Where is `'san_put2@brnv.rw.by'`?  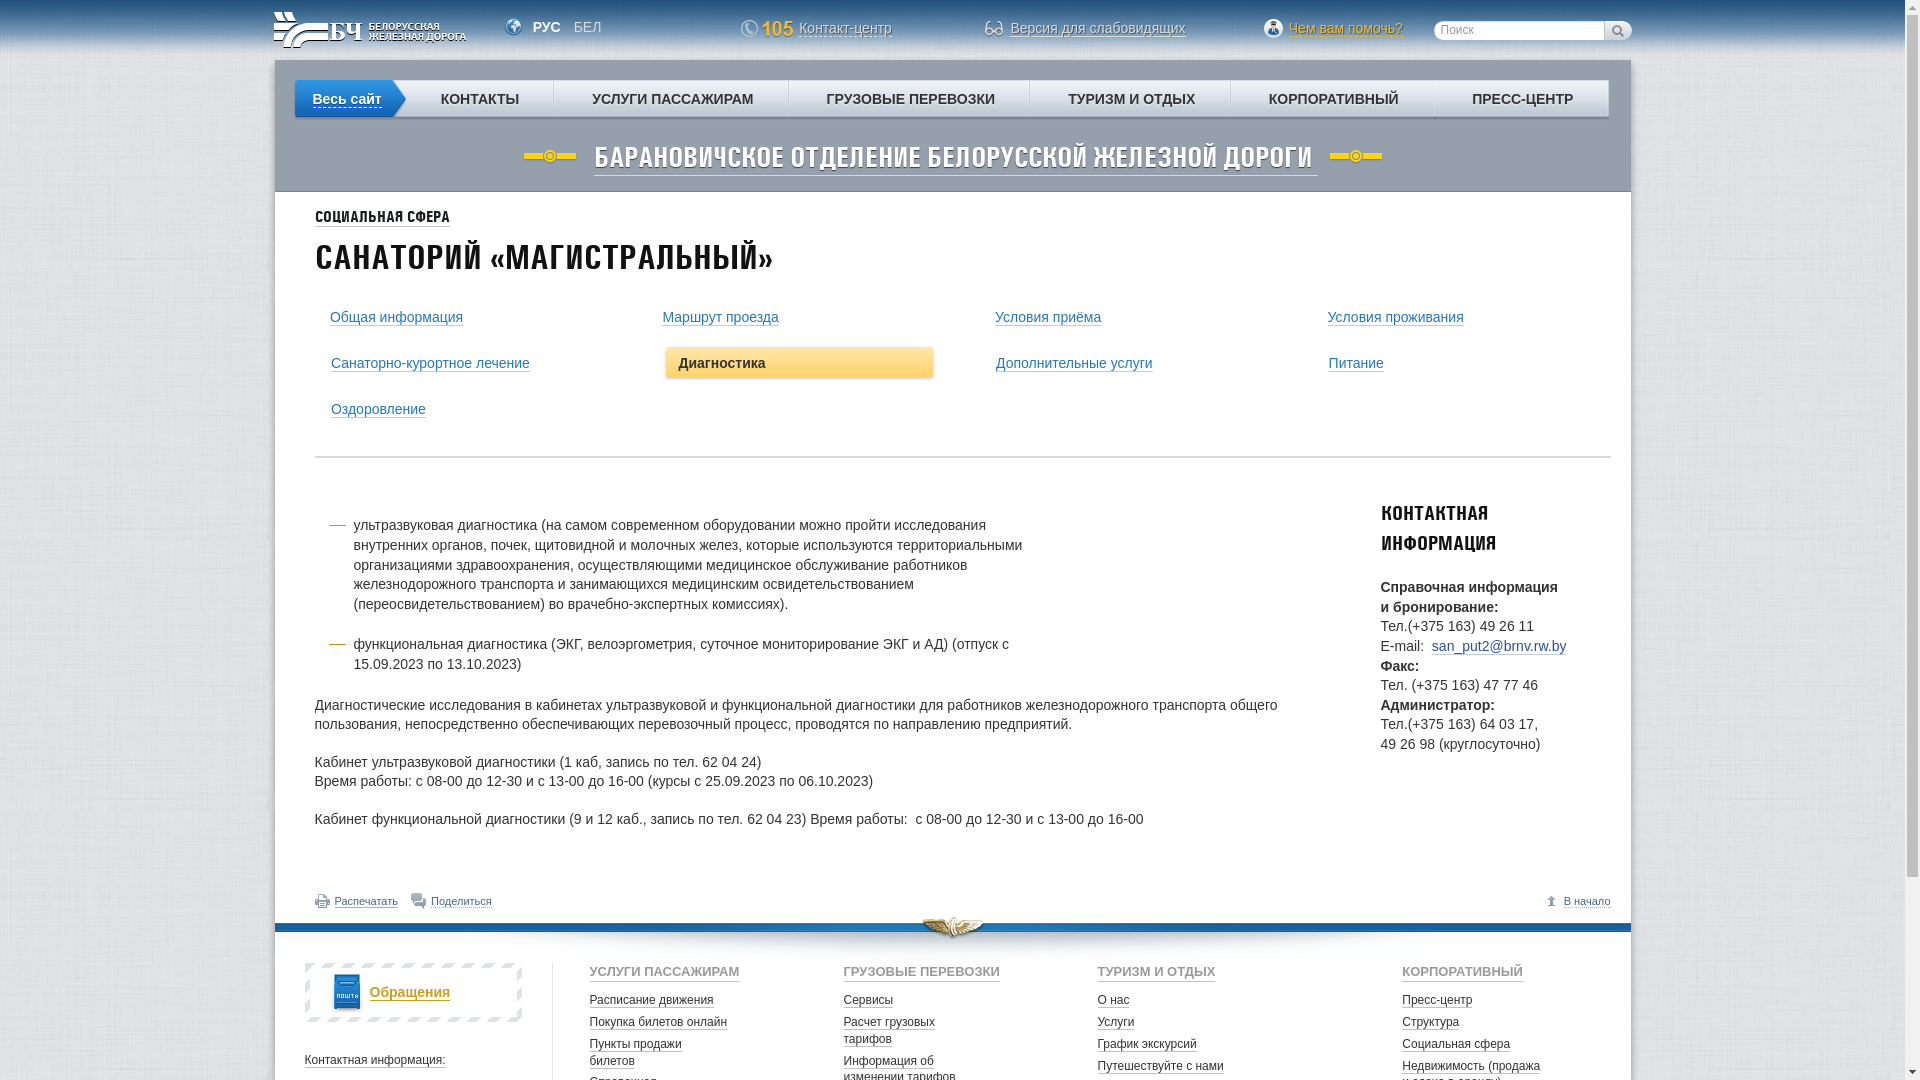
'san_put2@brnv.rw.by' is located at coordinates (1499, 646).